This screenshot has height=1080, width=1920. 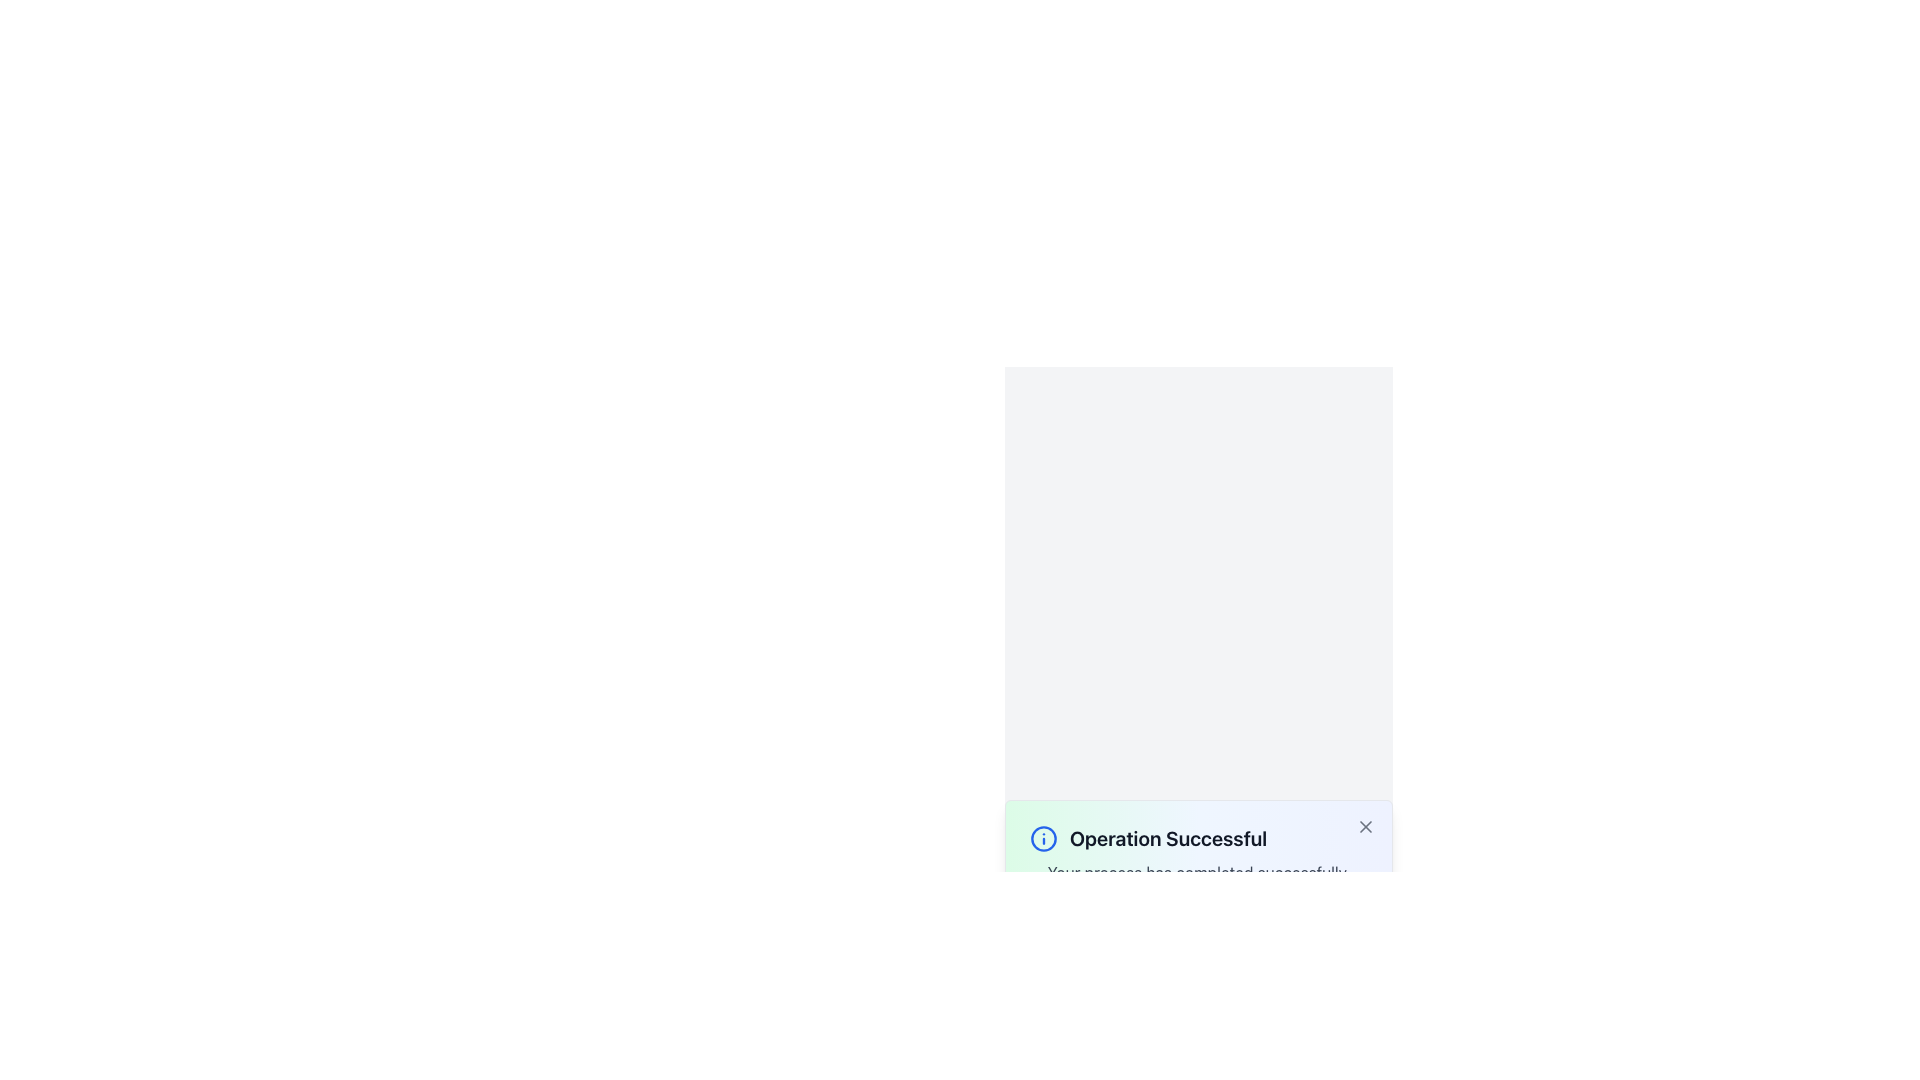 I want to click on the close button located at the top-right corner of the notification card that contains the message 'Operation Successful', so click(x=1365, y=826).